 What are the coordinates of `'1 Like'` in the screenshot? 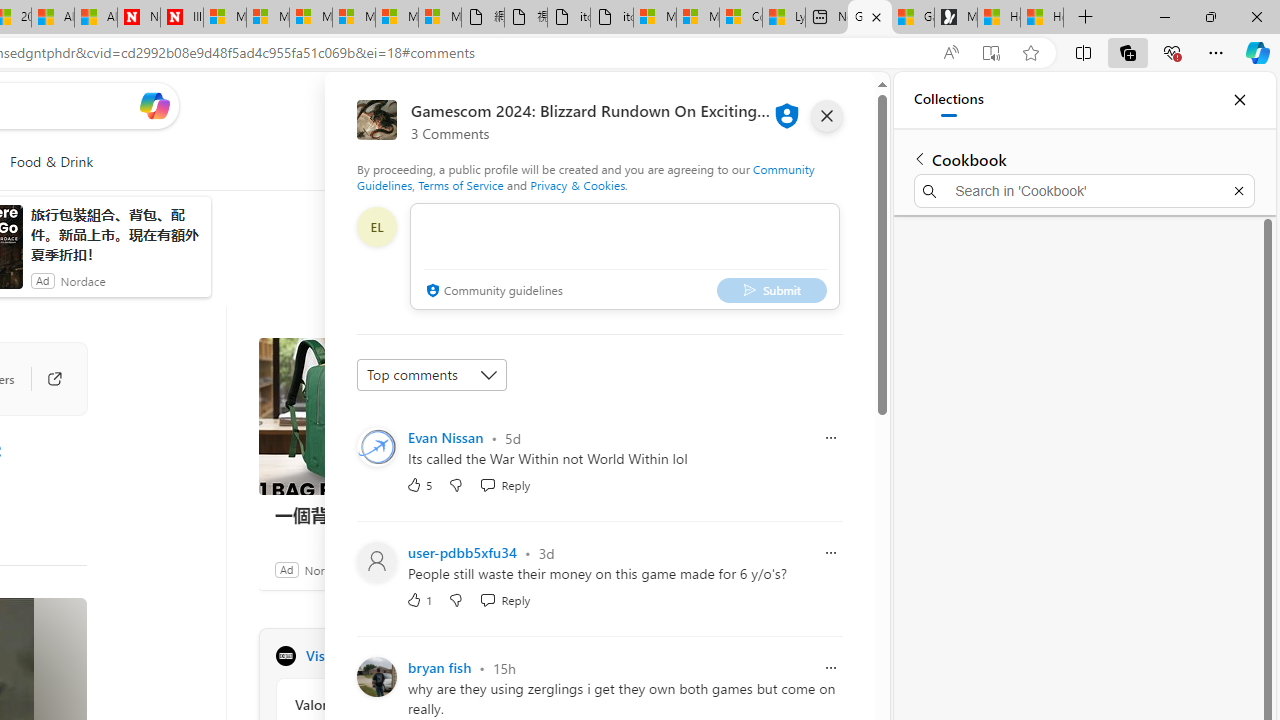 It's located at (418, 599).